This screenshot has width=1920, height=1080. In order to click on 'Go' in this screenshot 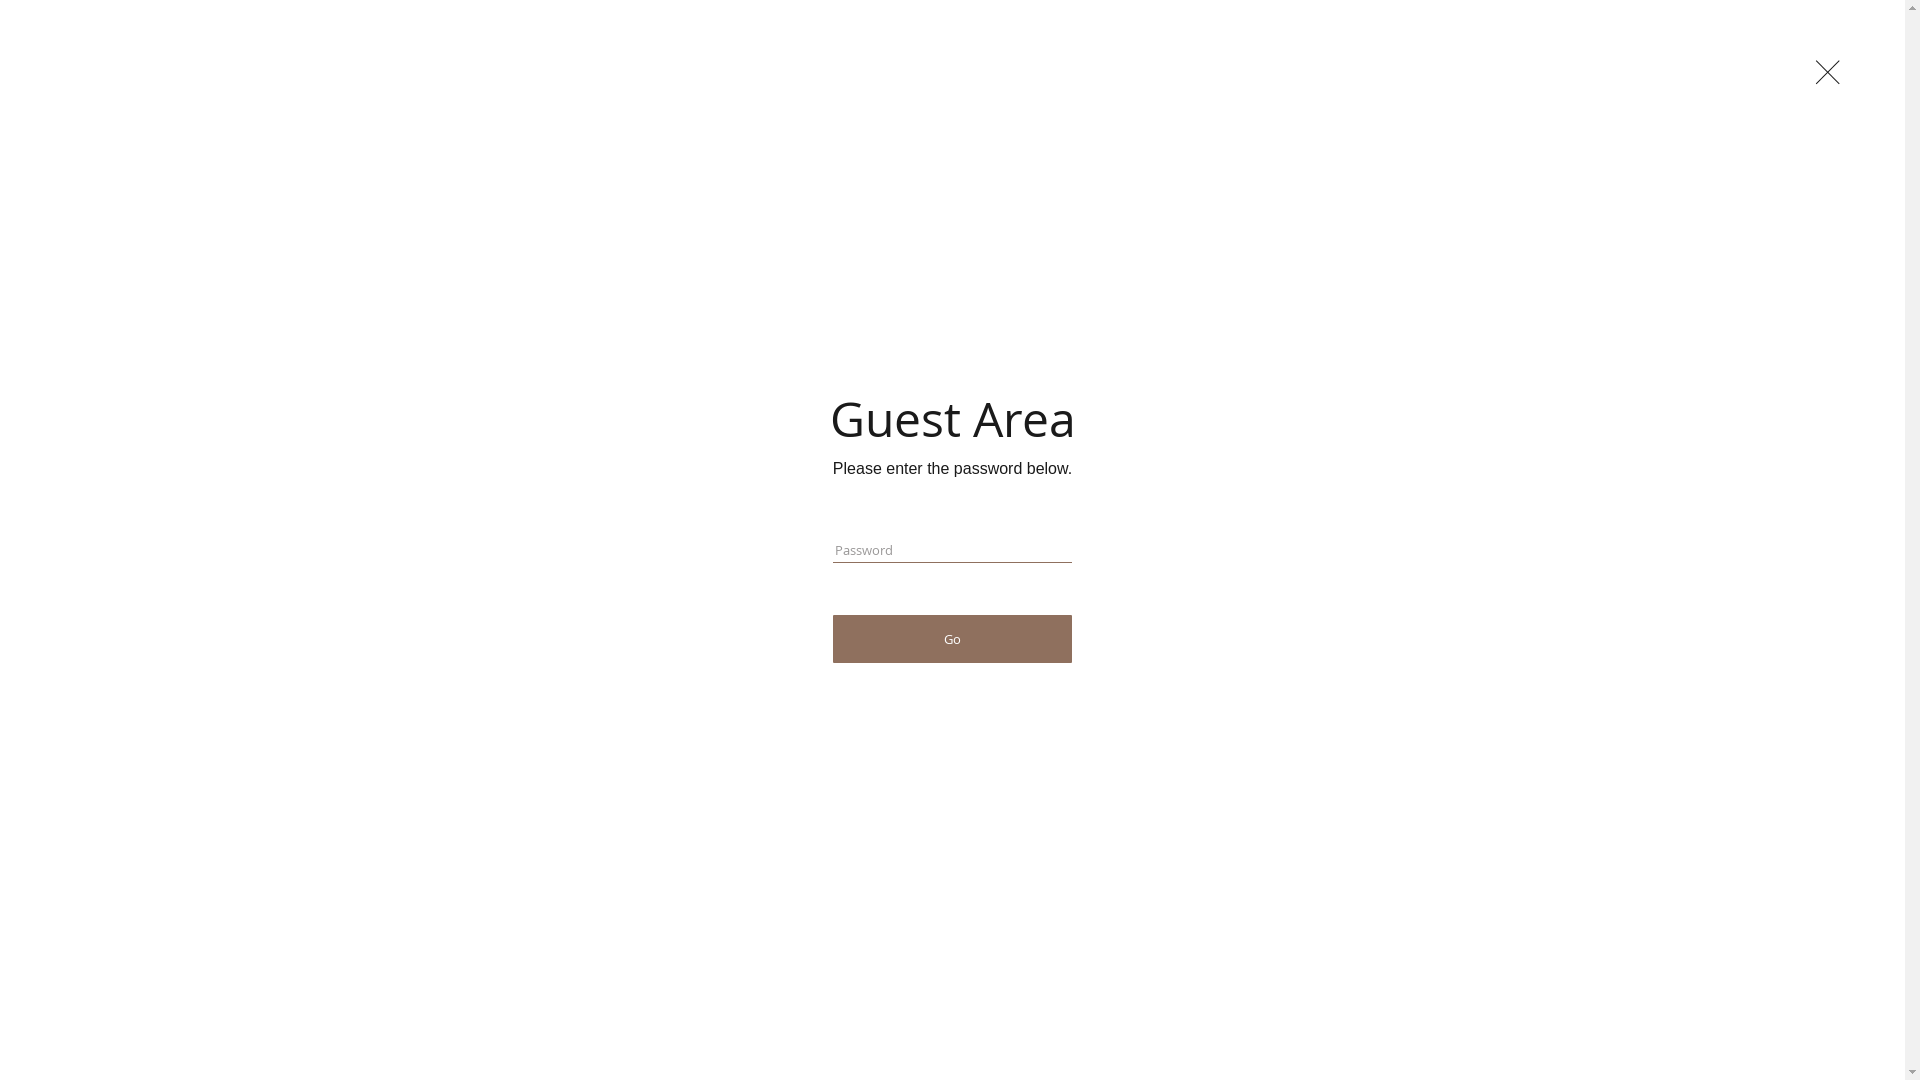, I will do `click(951, 639)`.